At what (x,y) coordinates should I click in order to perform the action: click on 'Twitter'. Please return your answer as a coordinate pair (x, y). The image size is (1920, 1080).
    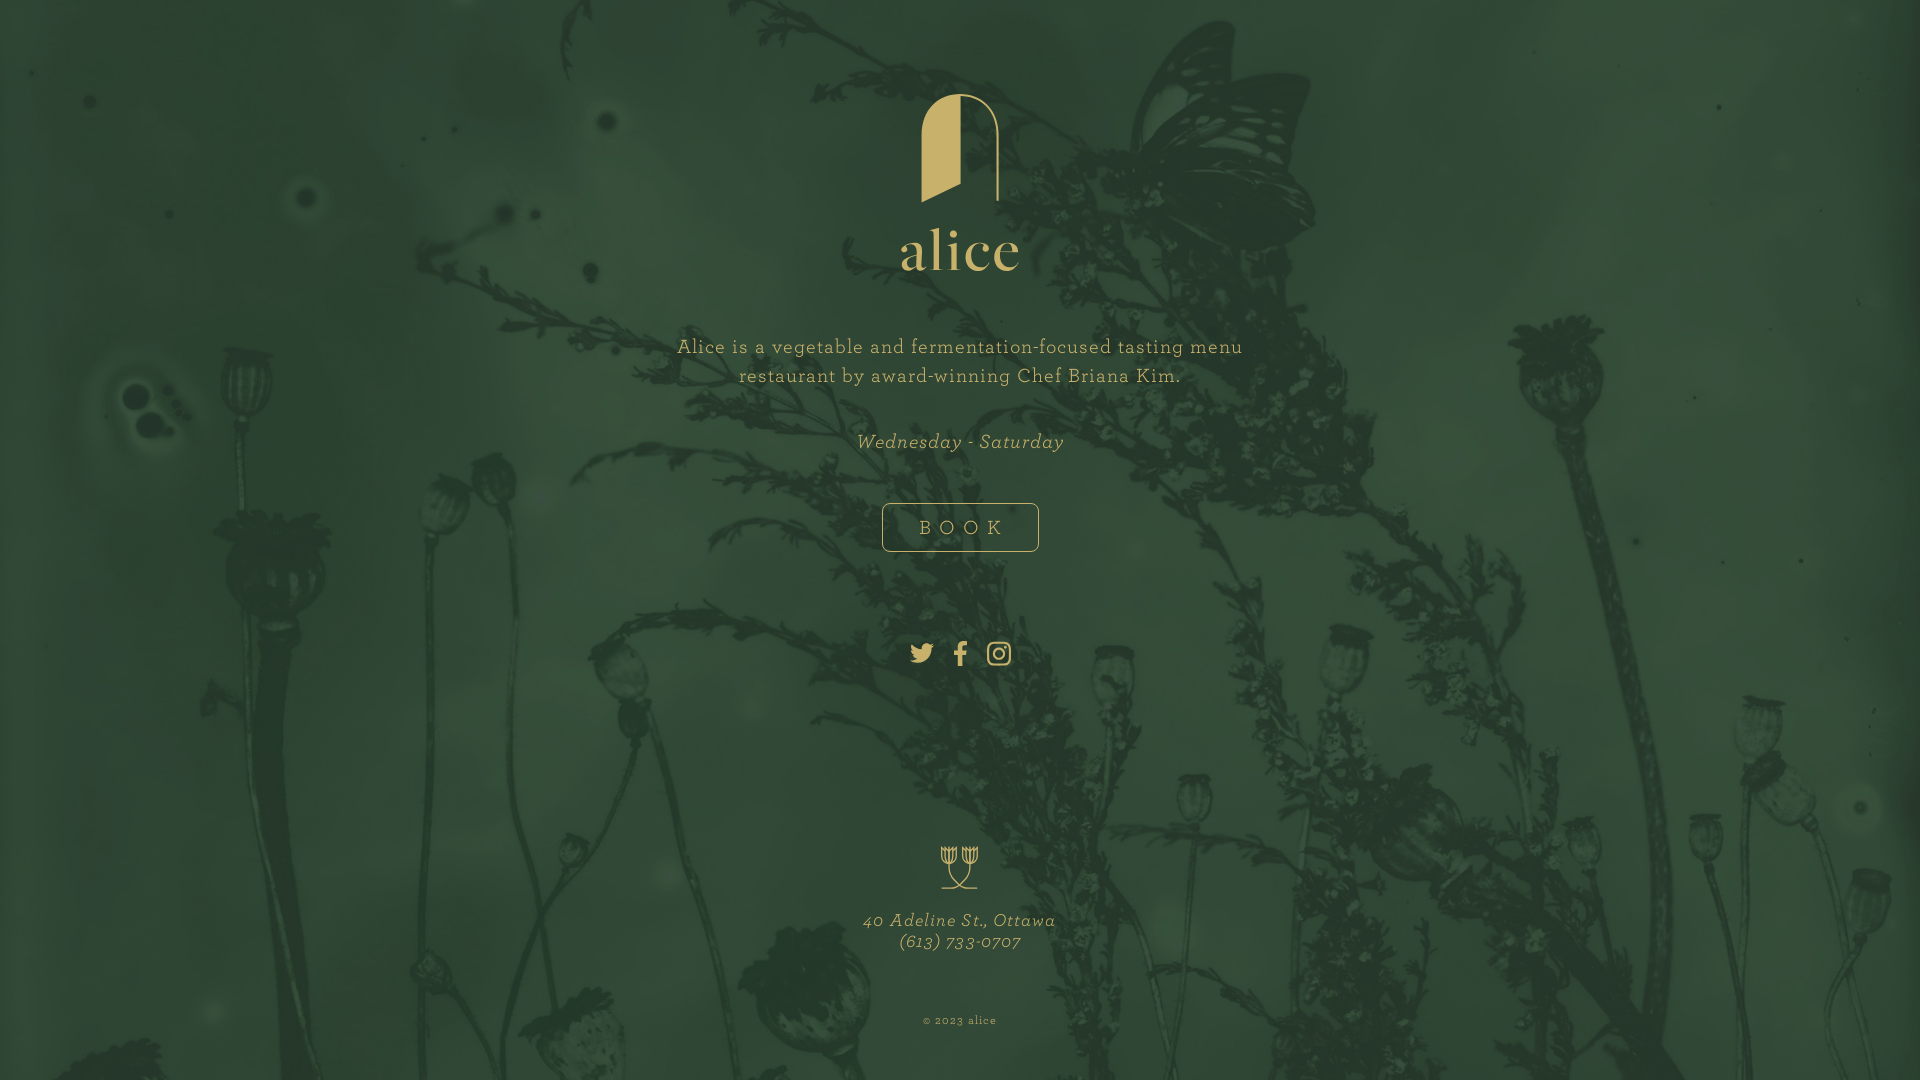
    Looking at the image, I should click on (920, 655).